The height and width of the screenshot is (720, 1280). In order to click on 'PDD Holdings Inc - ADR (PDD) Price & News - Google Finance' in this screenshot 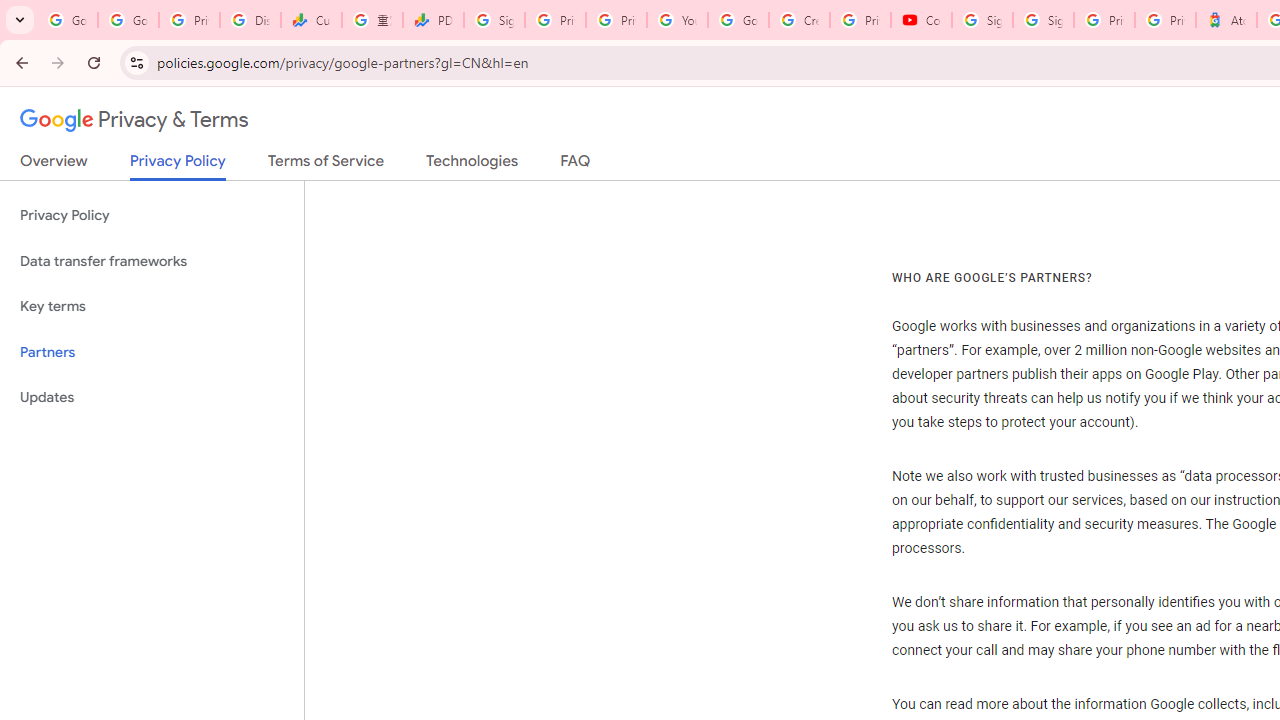, I will do `click(432, 20)`.